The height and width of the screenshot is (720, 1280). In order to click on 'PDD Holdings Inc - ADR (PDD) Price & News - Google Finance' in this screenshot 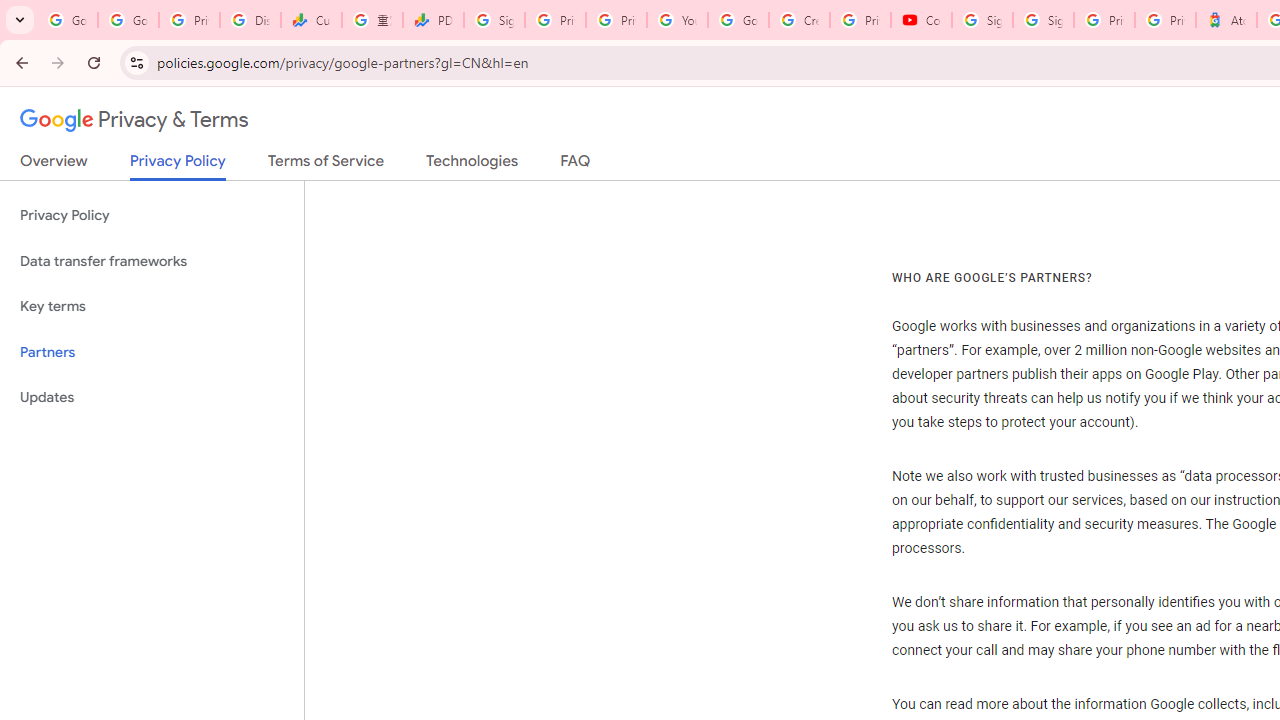, I will do `click(432, 20)`.